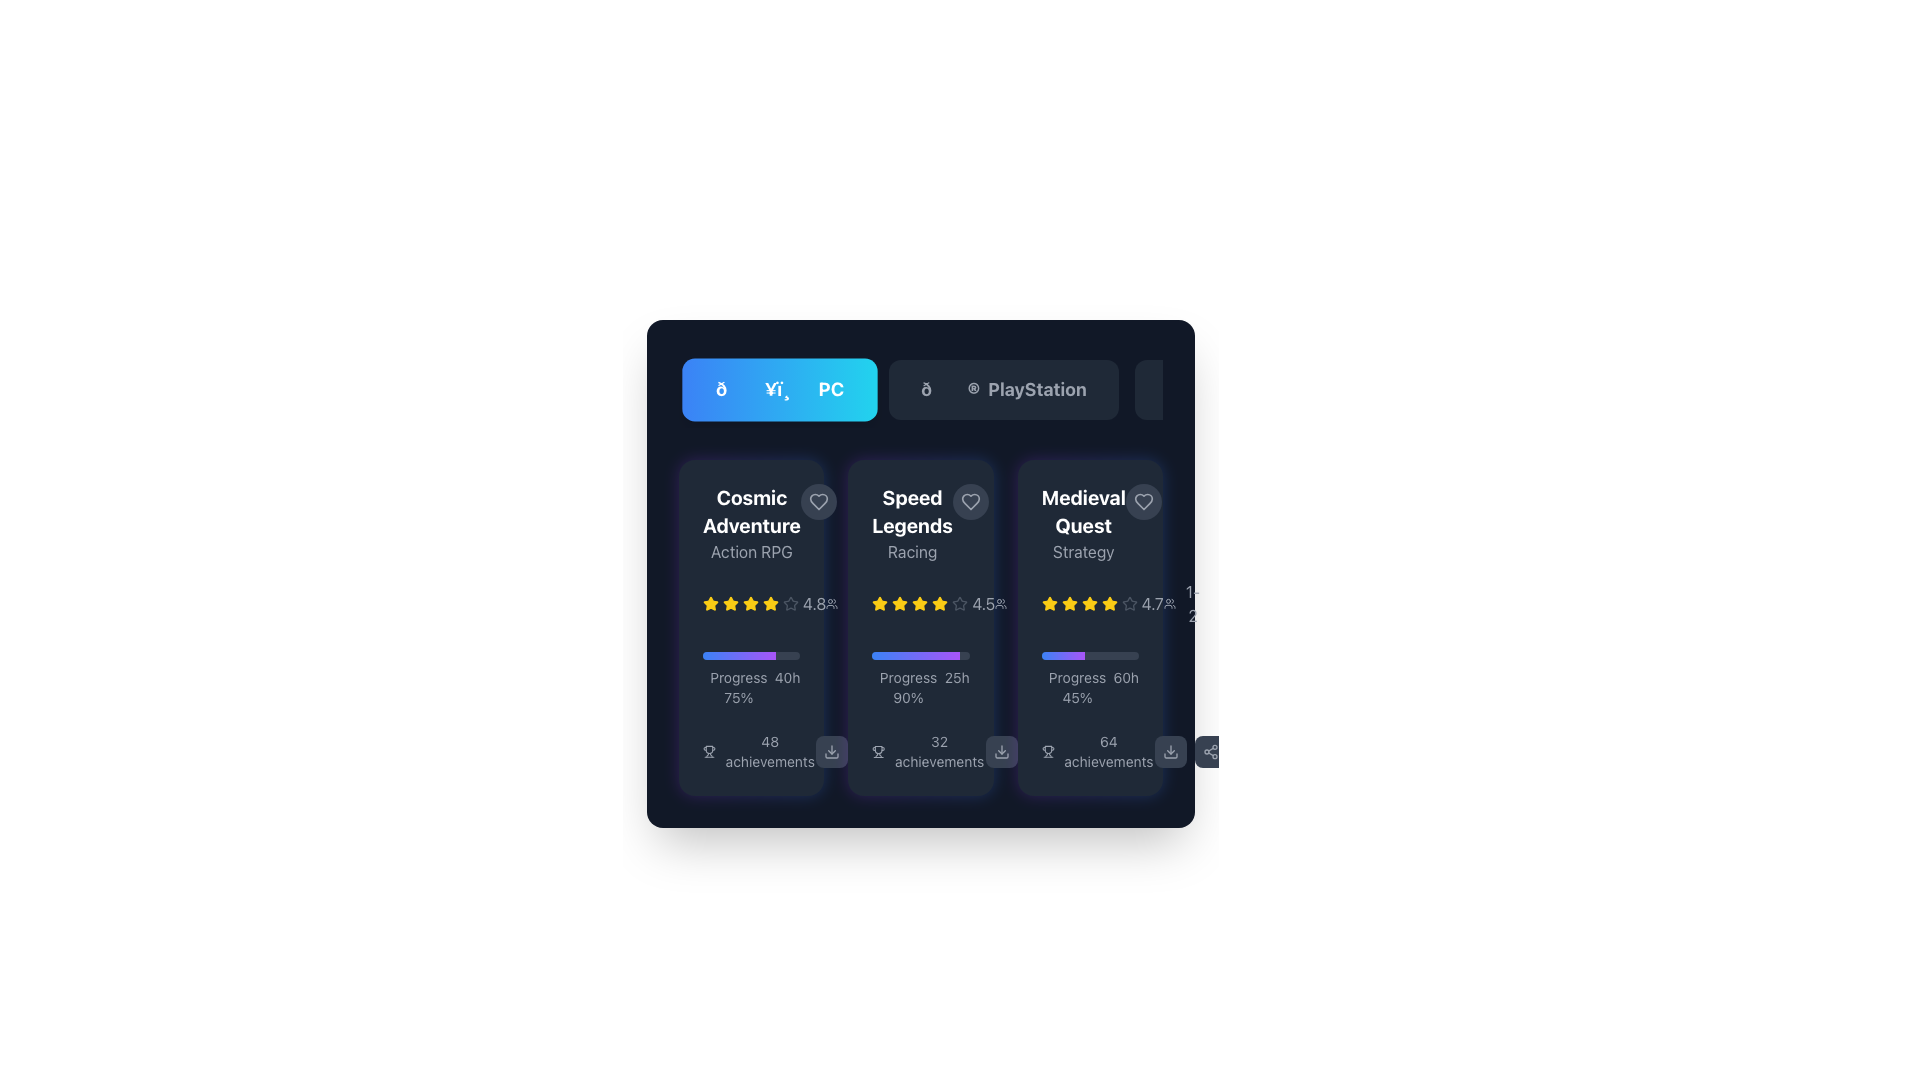 This screenshot has height=1080, width=1920. I want to click on the star-shaped graphic icon with a dark outline, which is part of a rating system and positioned in the middle of the interface, so click(790, 602).